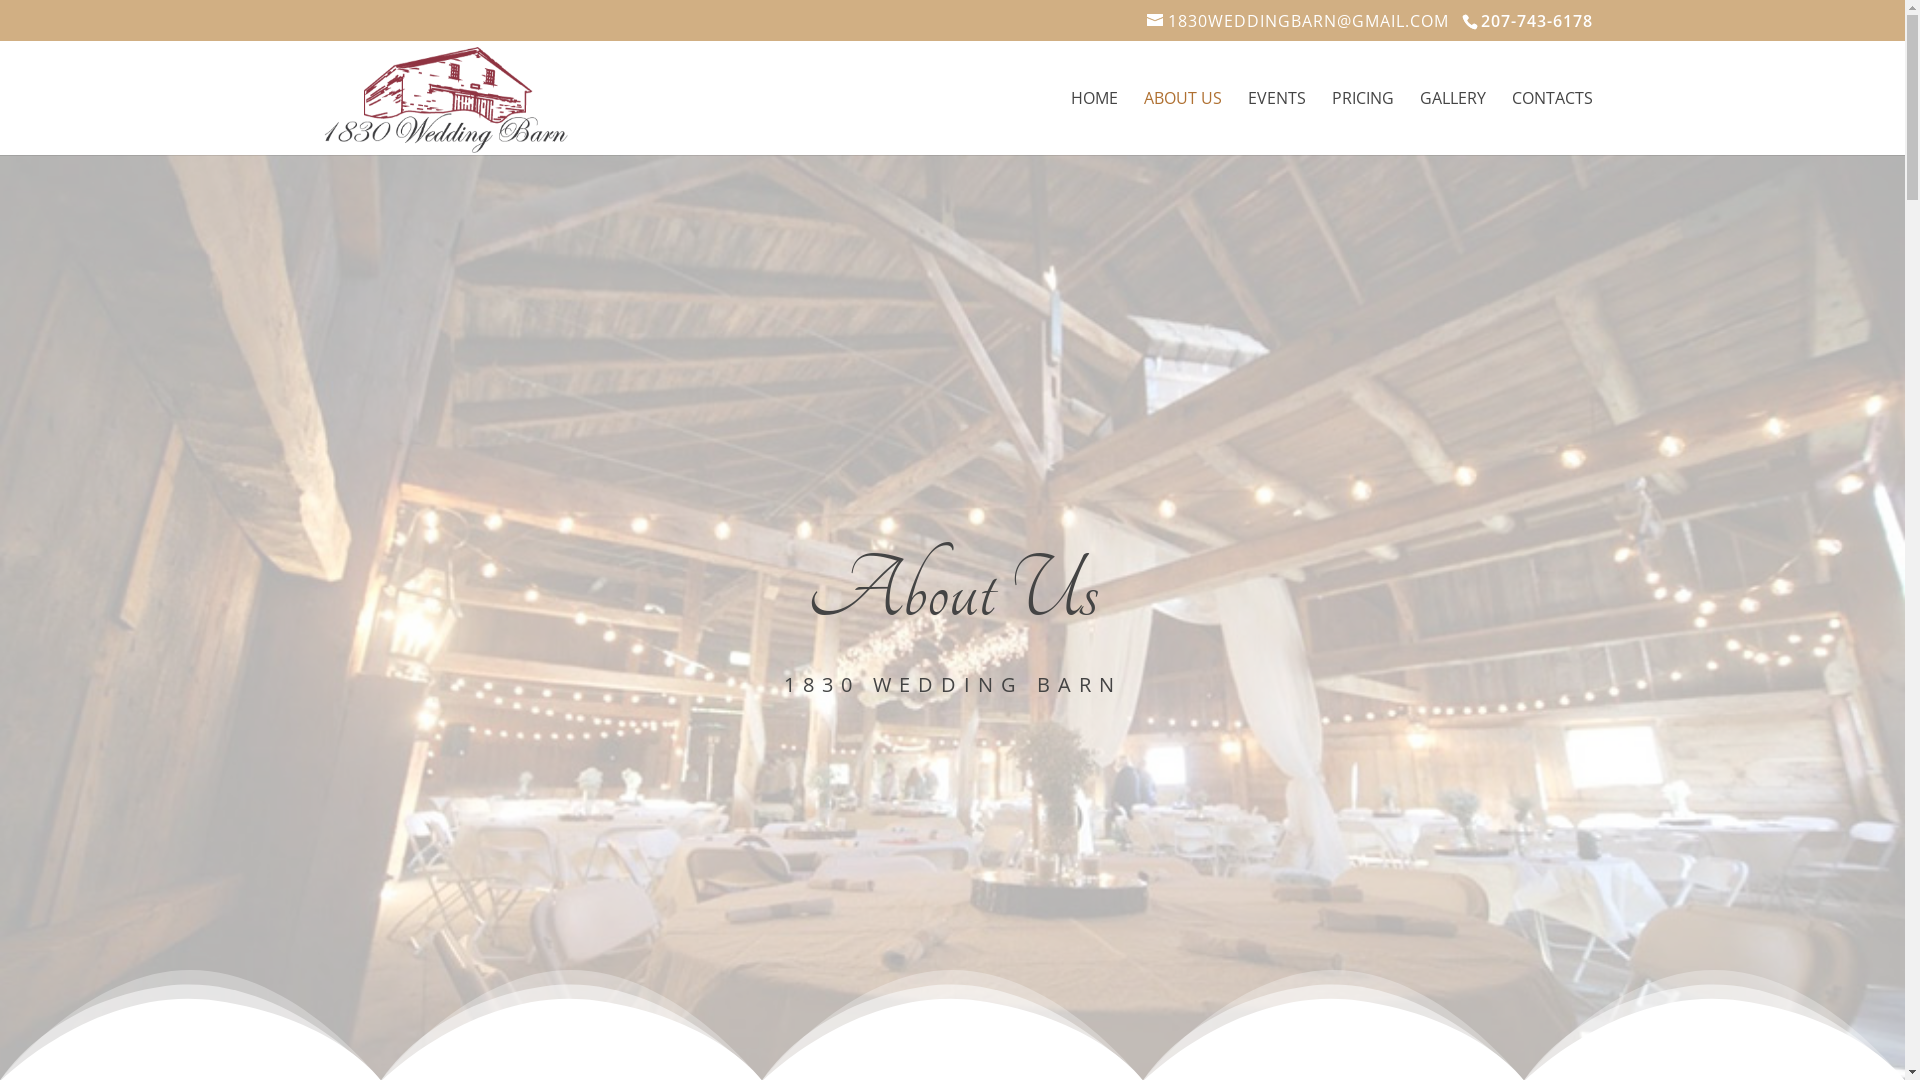 This screenshot has height=1080, width=1920. I want to click on 'PRICING', so click(1331, 123).